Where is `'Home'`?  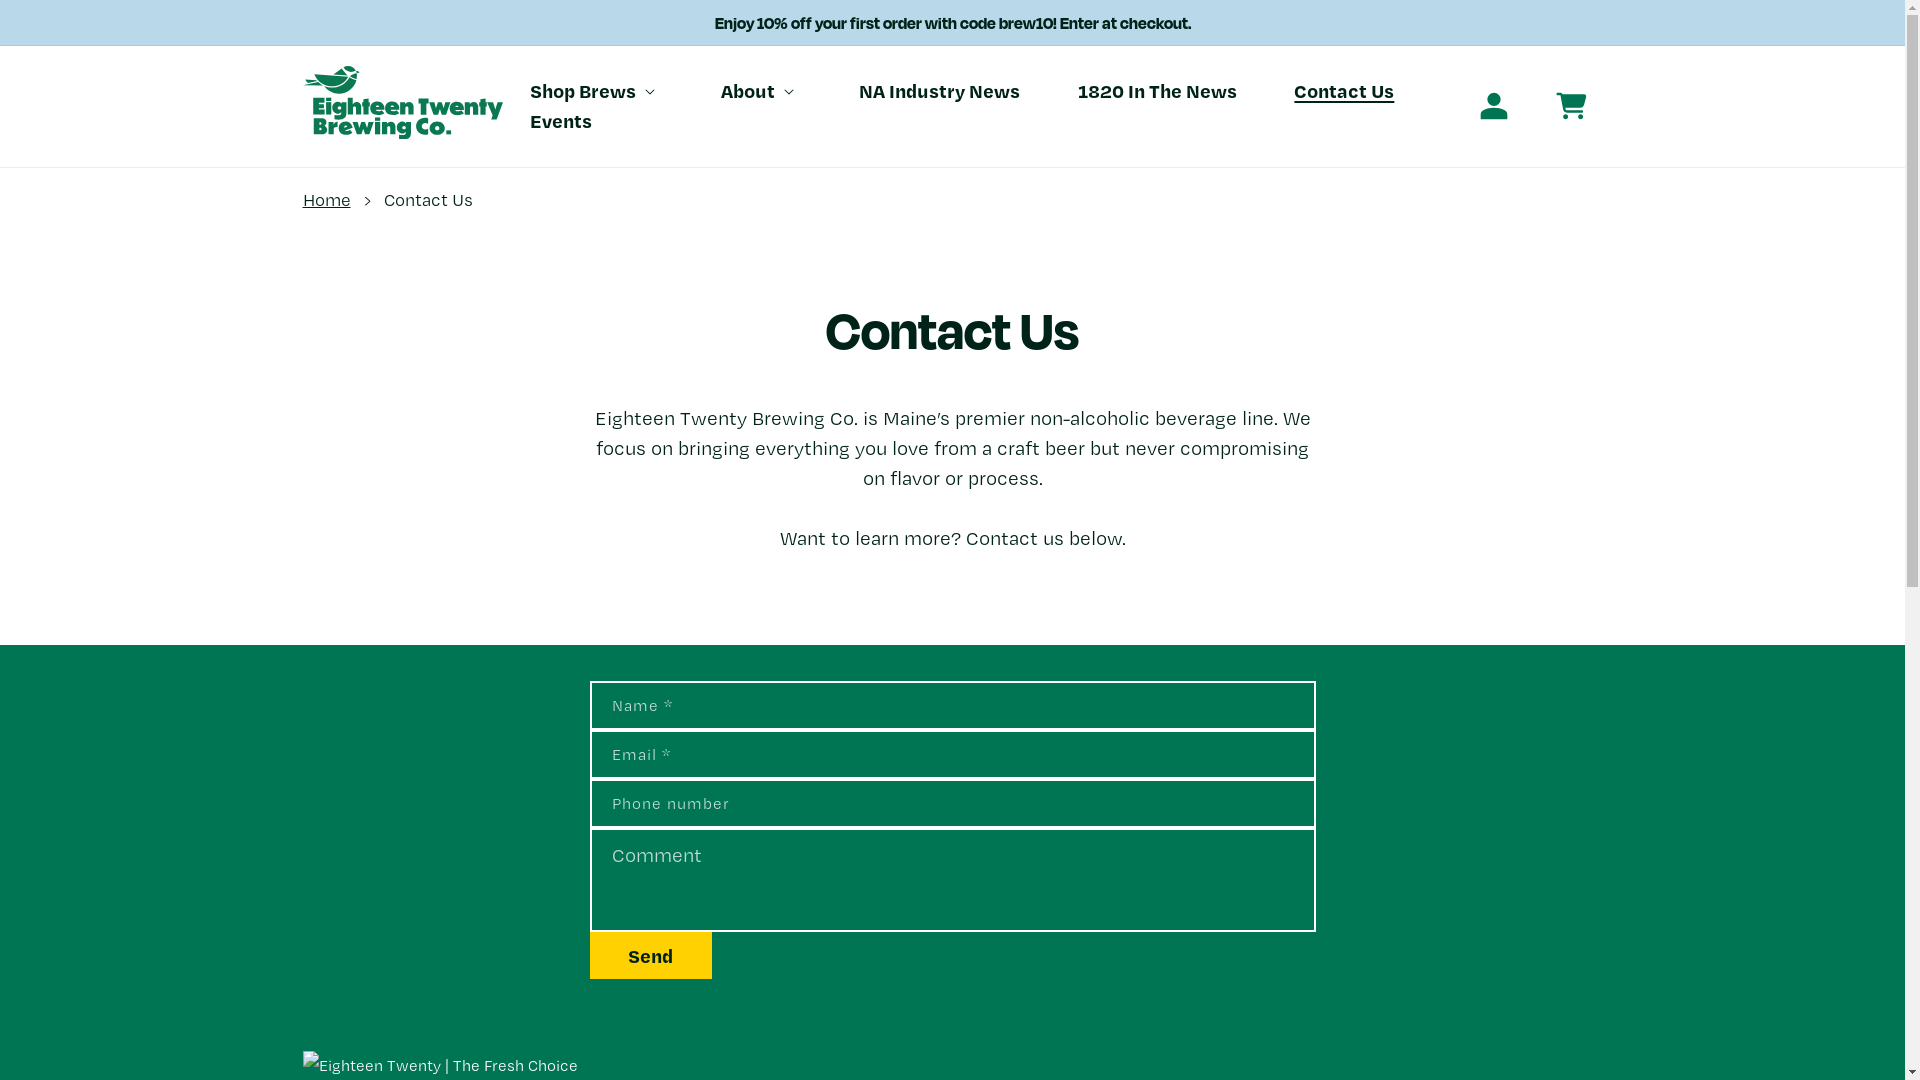
'Home' is located at coordinates (301, 199).